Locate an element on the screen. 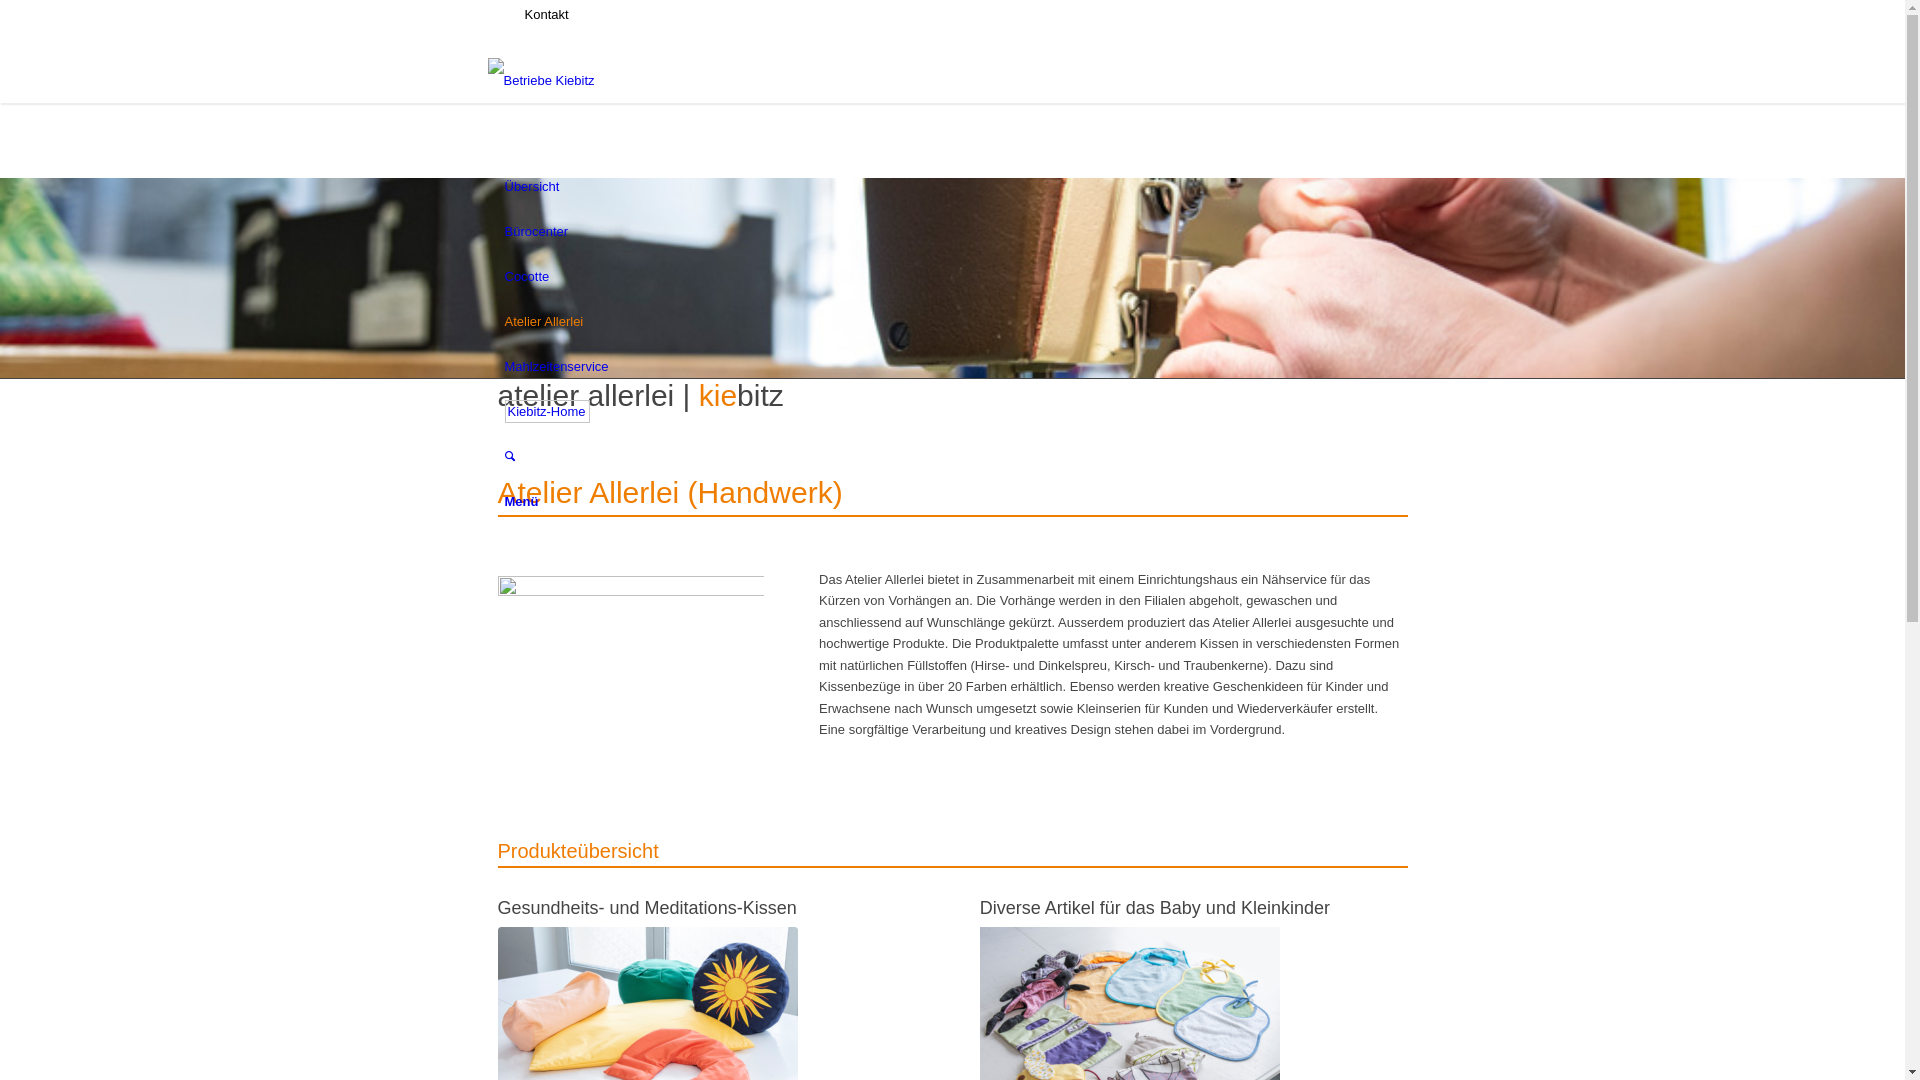 Image resolution: width=1920 pixels, height=1080 pixels. 'Kontakt' is located at coordinates (545, 14).